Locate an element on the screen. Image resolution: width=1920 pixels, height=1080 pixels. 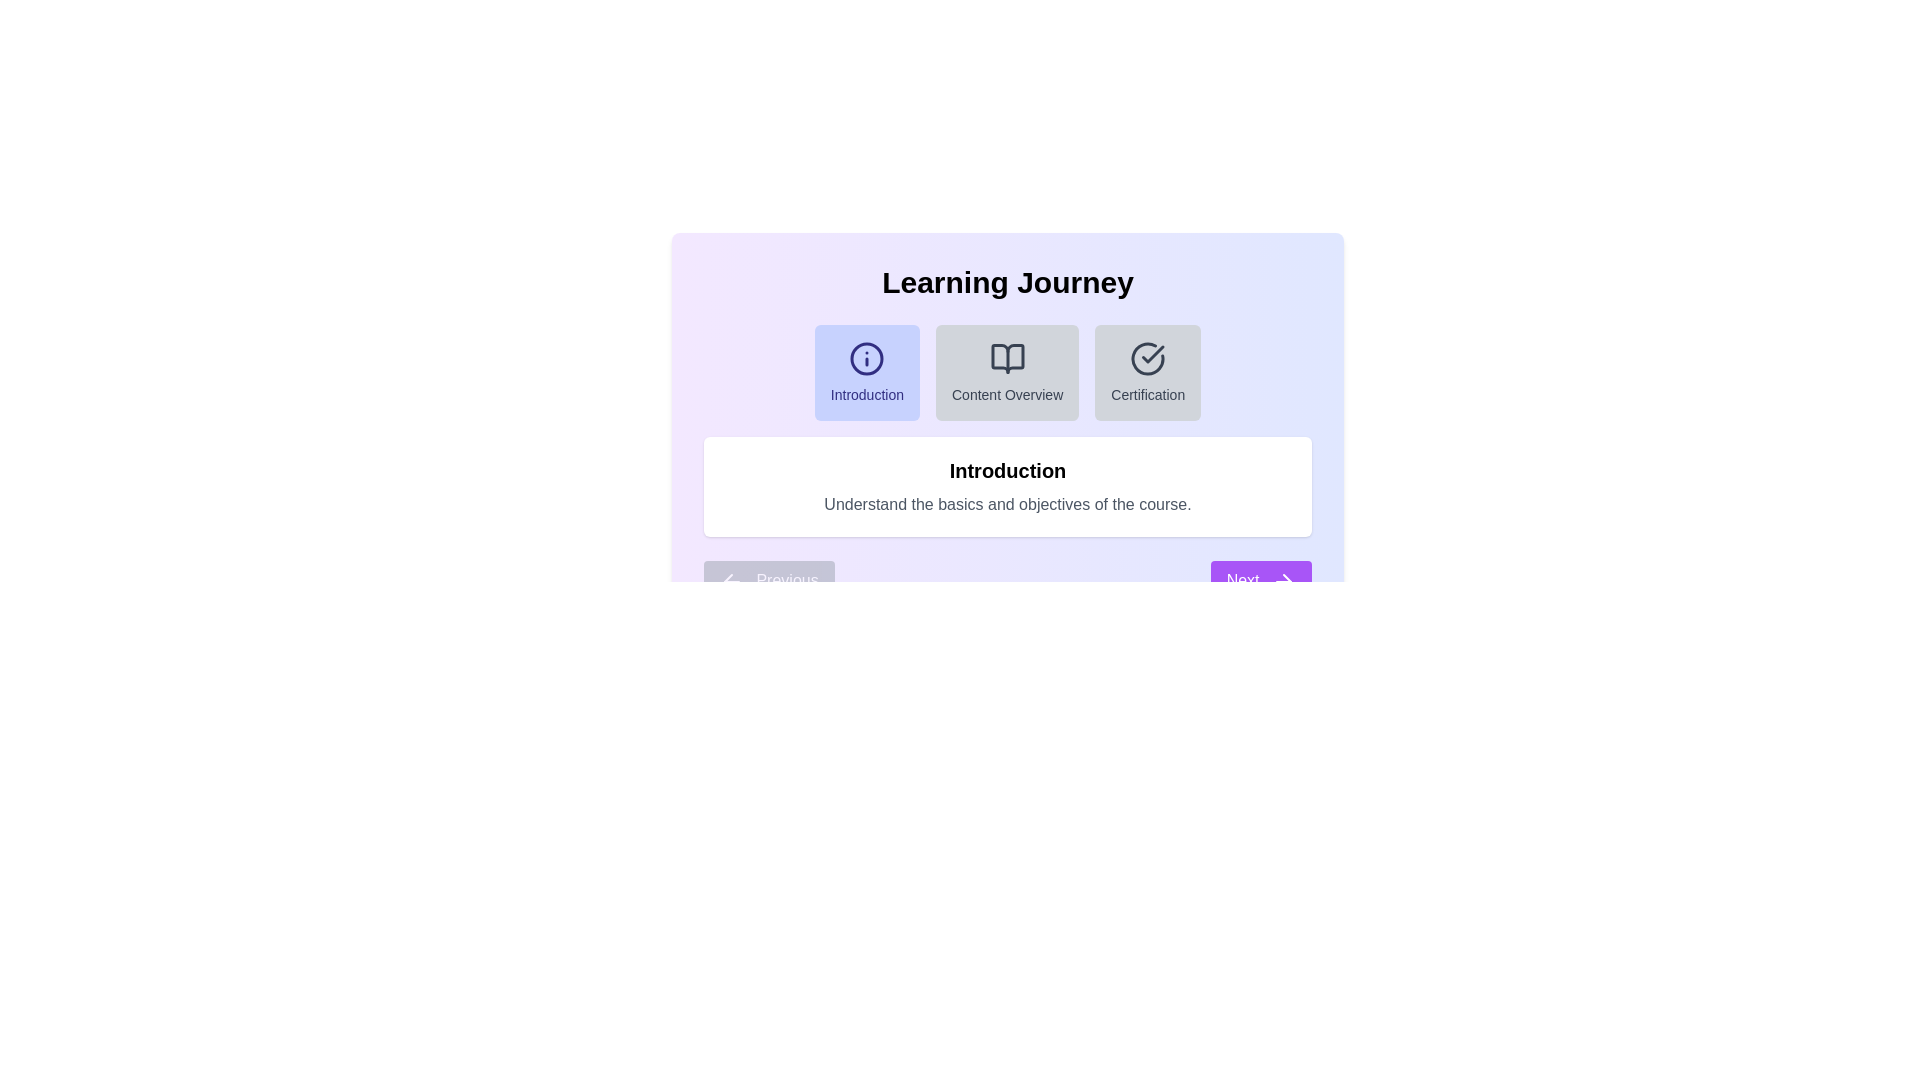
the icon of the current step in the Learning Journey Stepper is located at coordinates (867, 357).